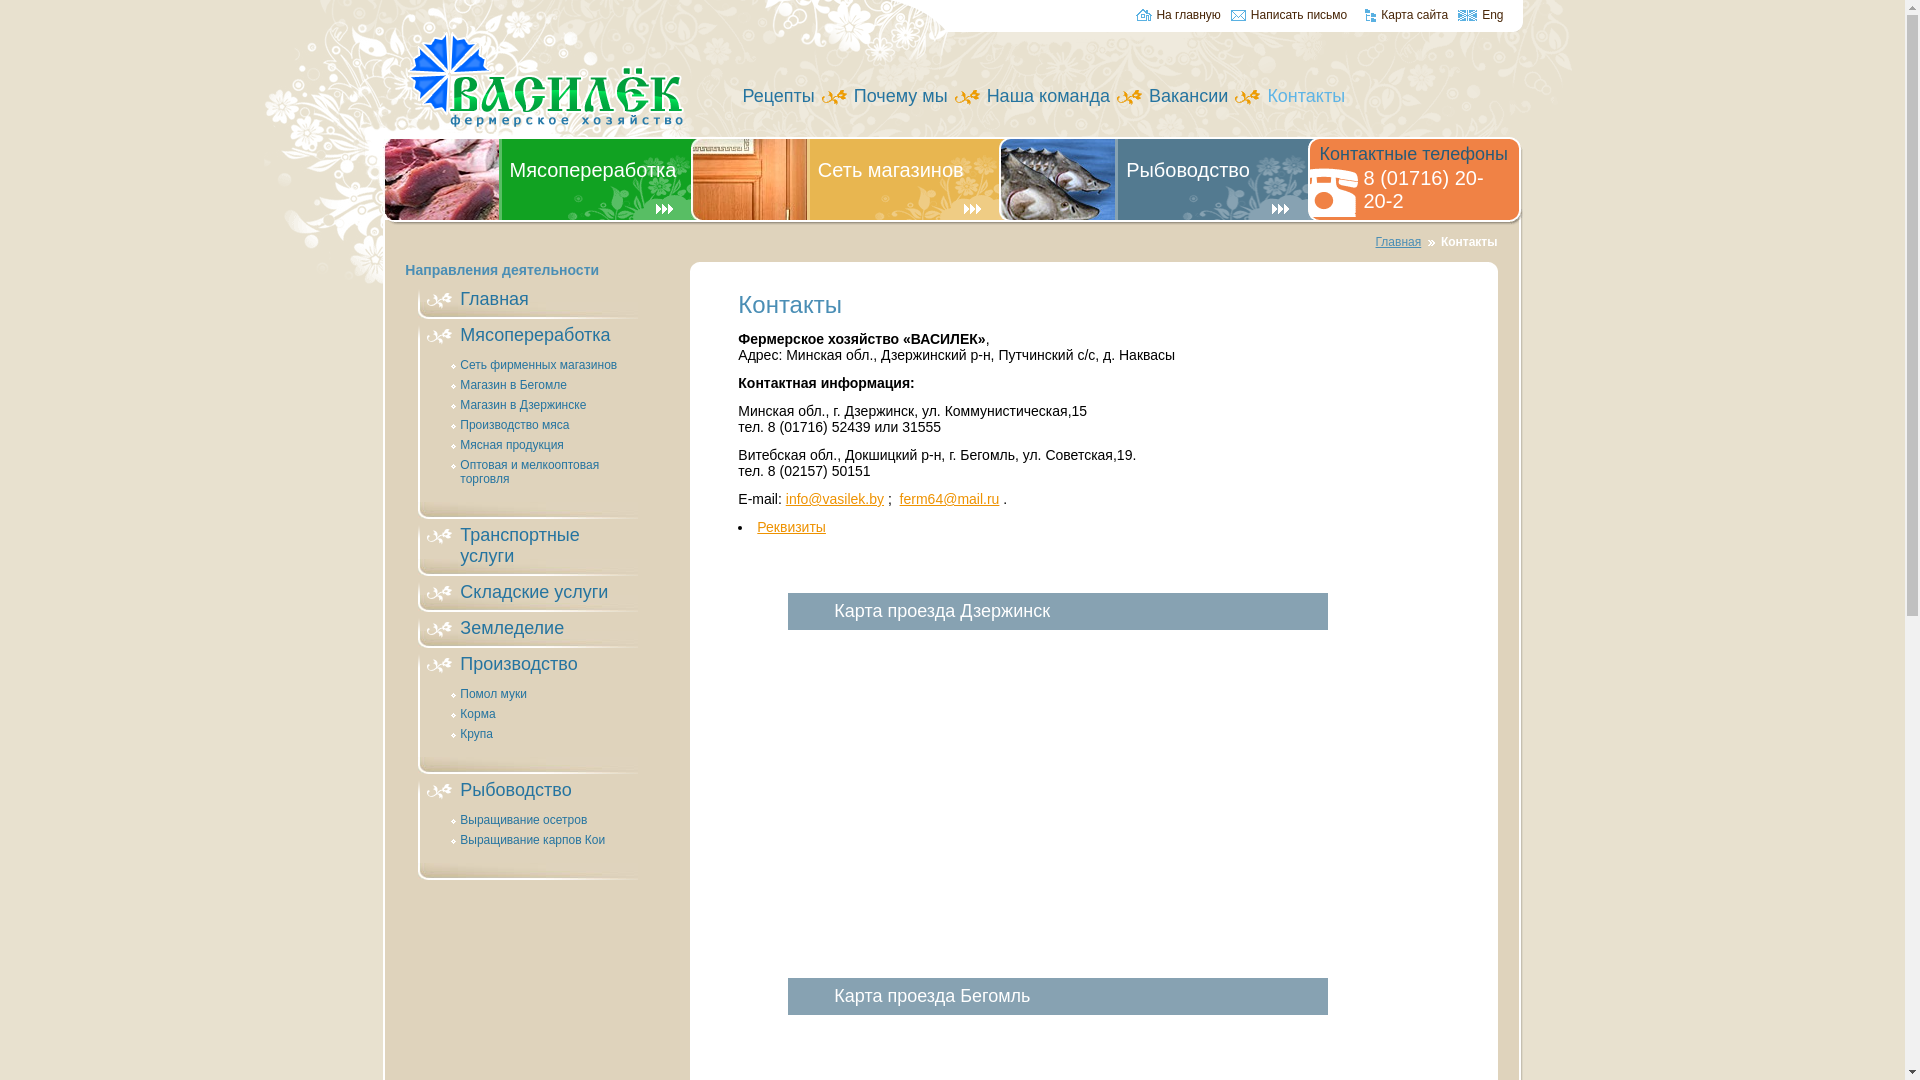  Describe the element at coordinates (1480, 16) in the screenshot. I see `'Eng'` at that location.